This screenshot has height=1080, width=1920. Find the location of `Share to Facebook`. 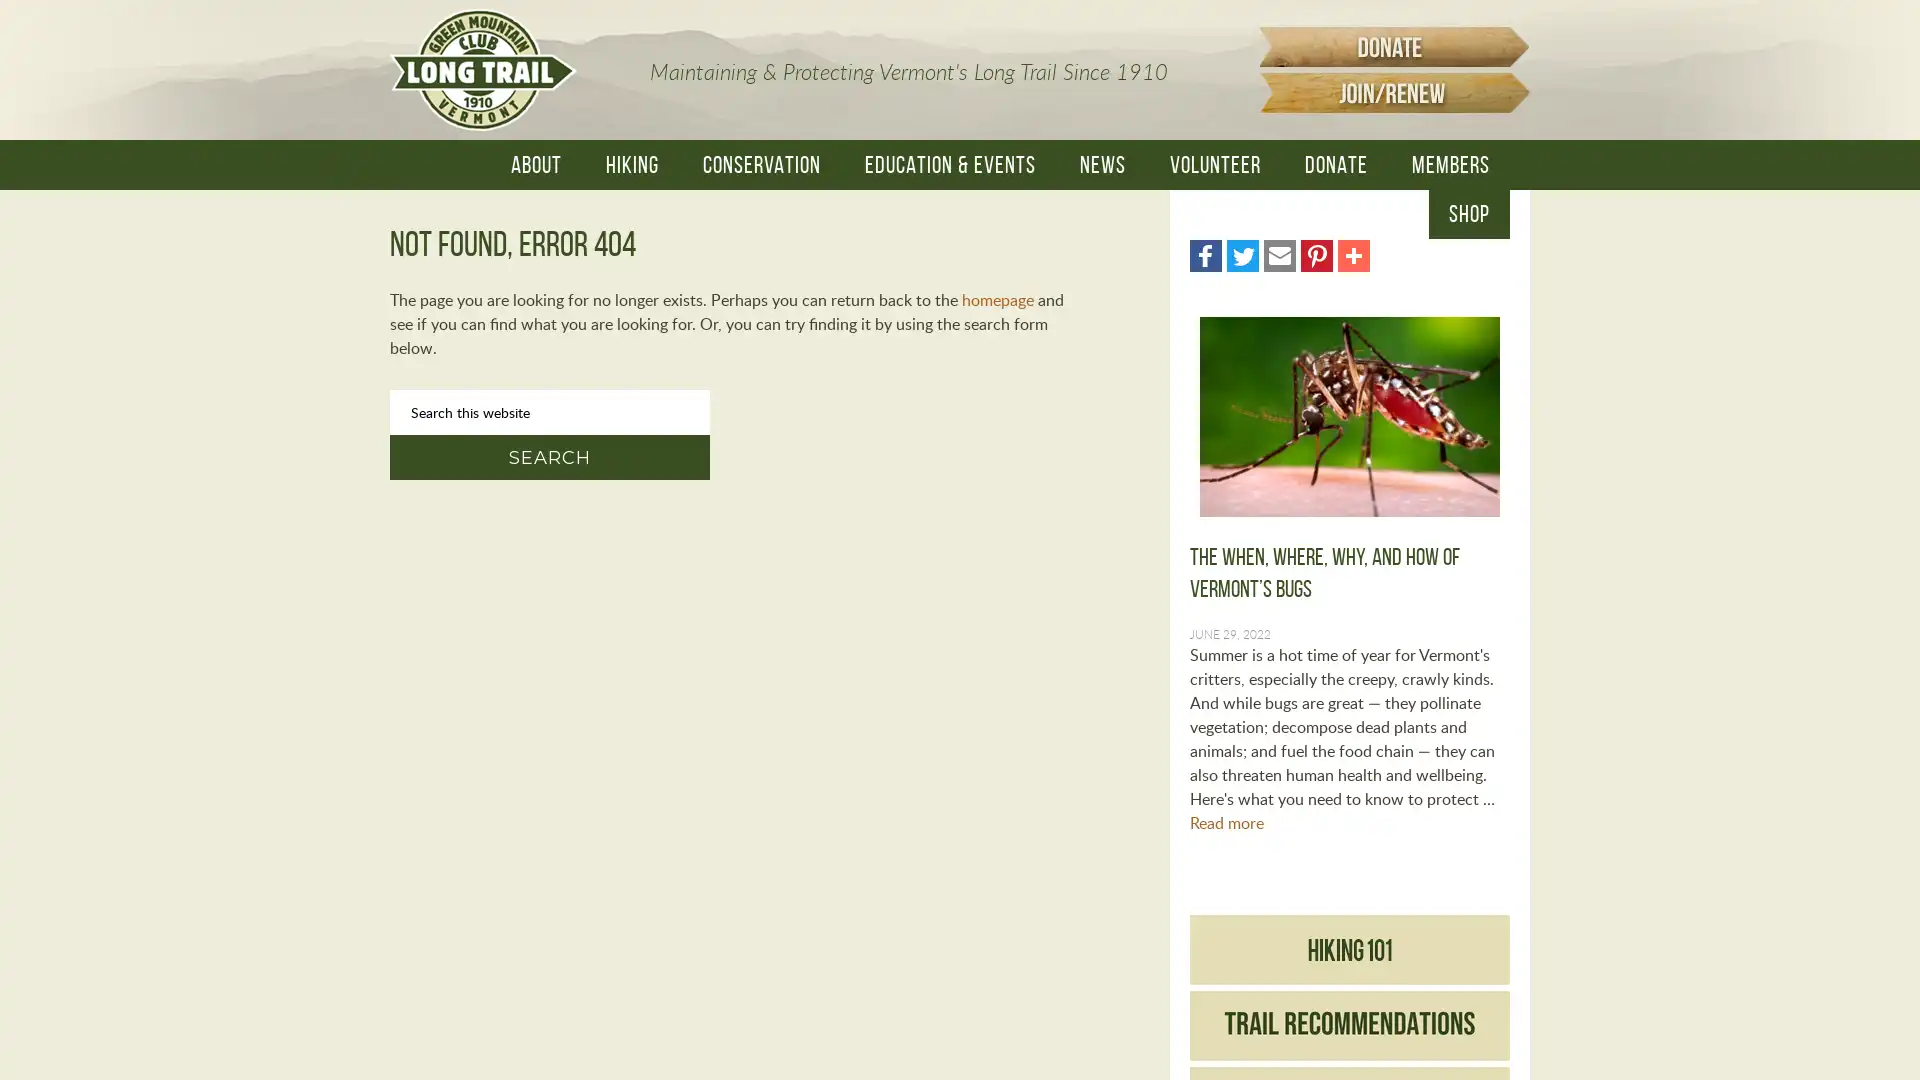

Share to Facebook is located at coordinates (1204, 254).